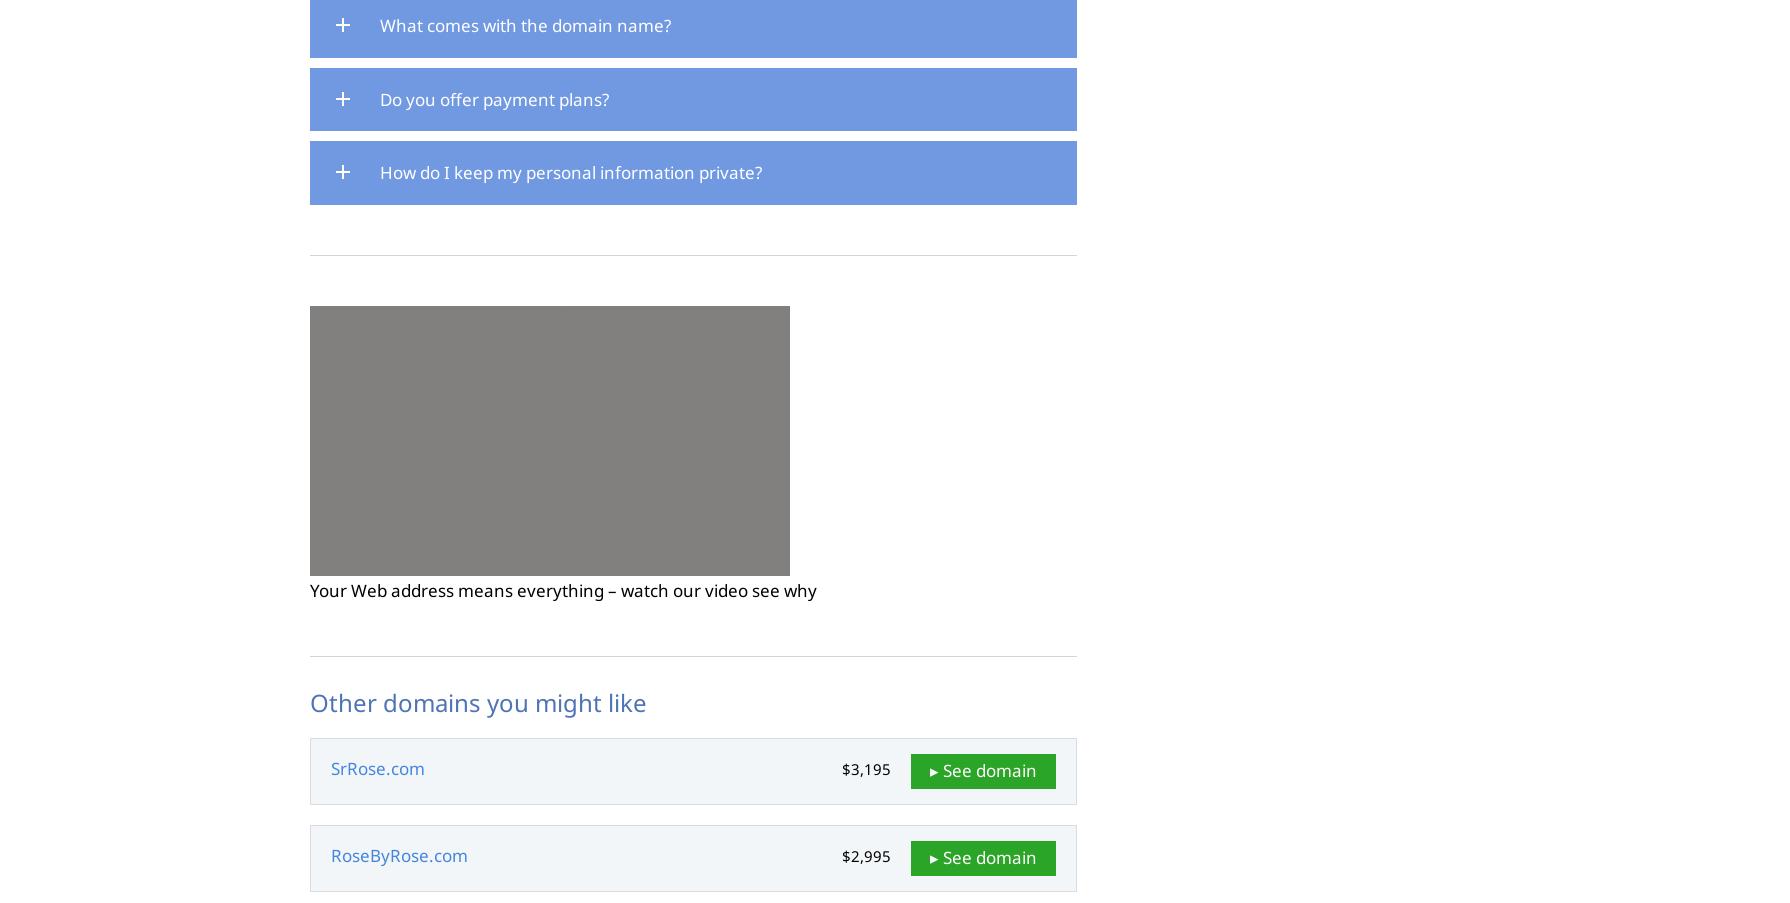 The image size is (1790, 903). I want to click on 'SrRose.com', so click(378, 768).